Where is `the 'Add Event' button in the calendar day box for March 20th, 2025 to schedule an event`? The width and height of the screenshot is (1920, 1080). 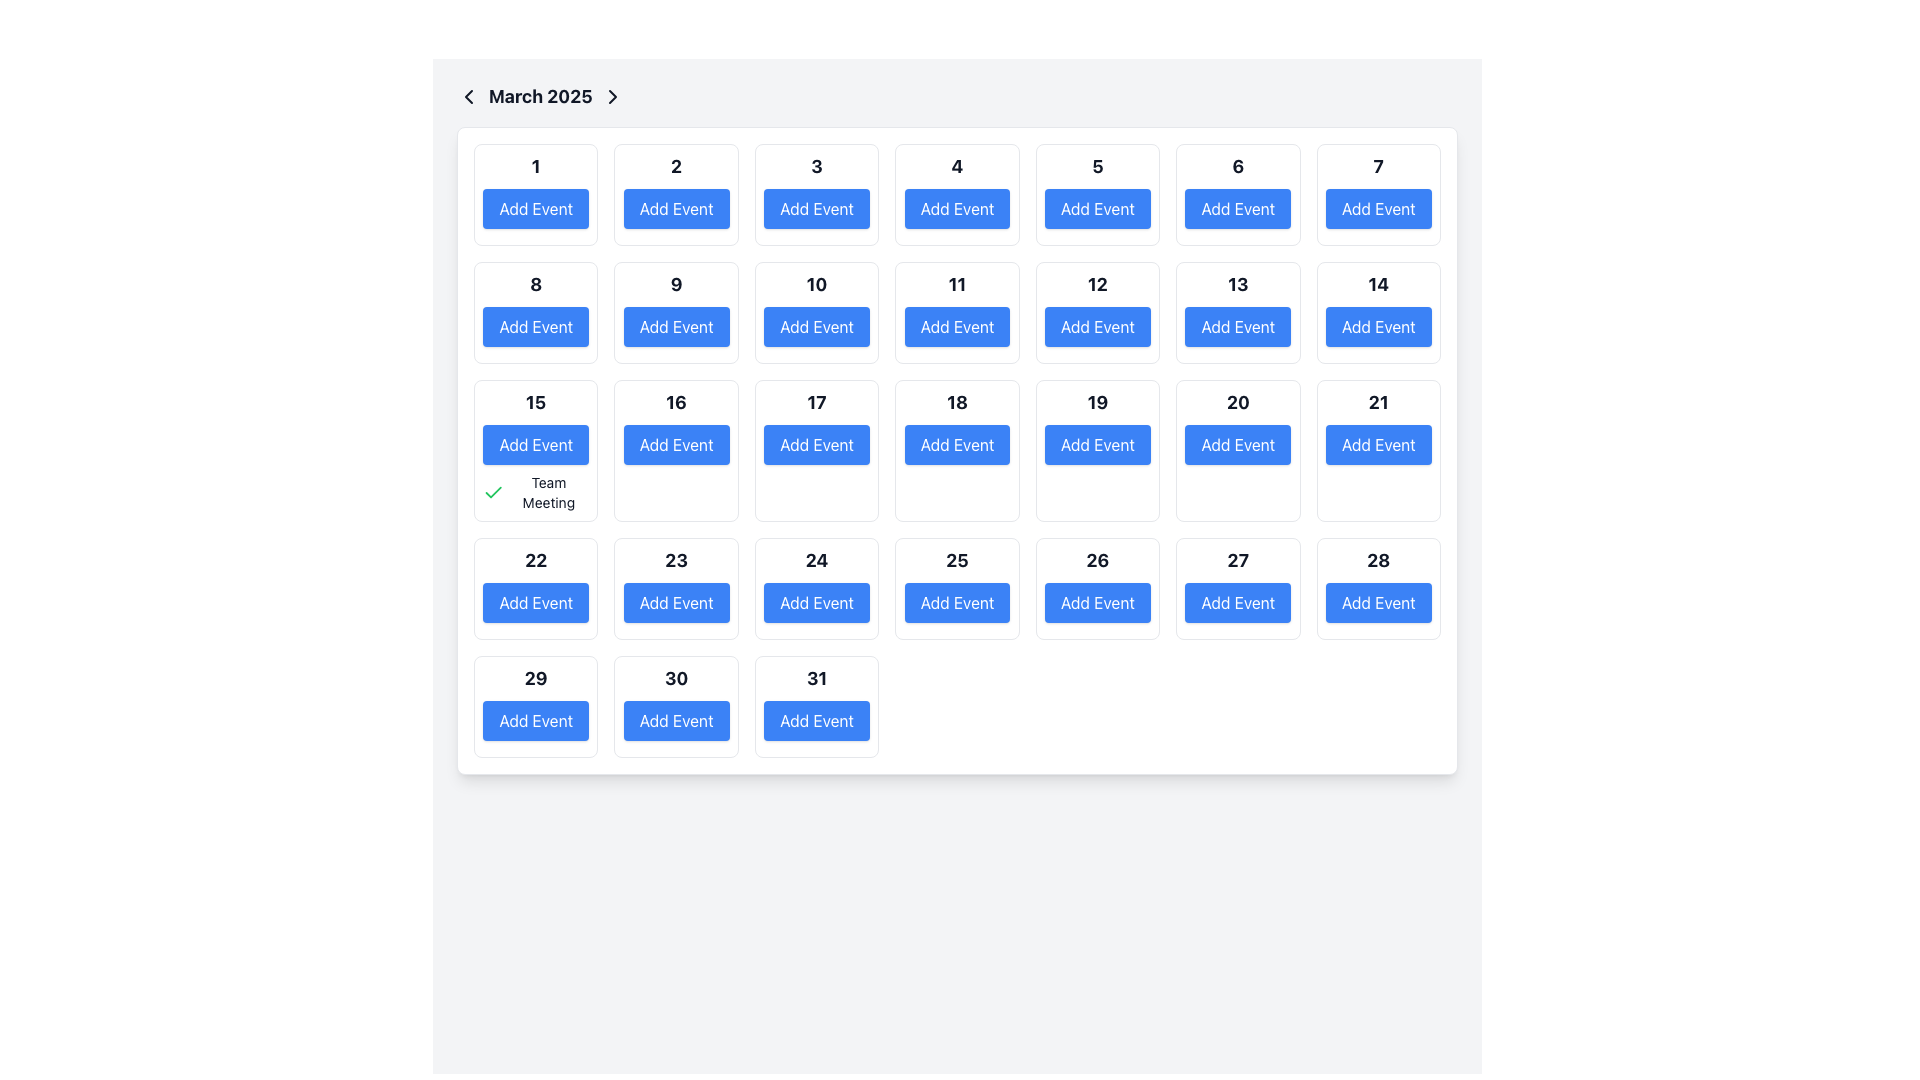
the 'Add Event' button in the calendar day box for March 20th, 2025 to schedule an event is located at coordinates (1237, 451).